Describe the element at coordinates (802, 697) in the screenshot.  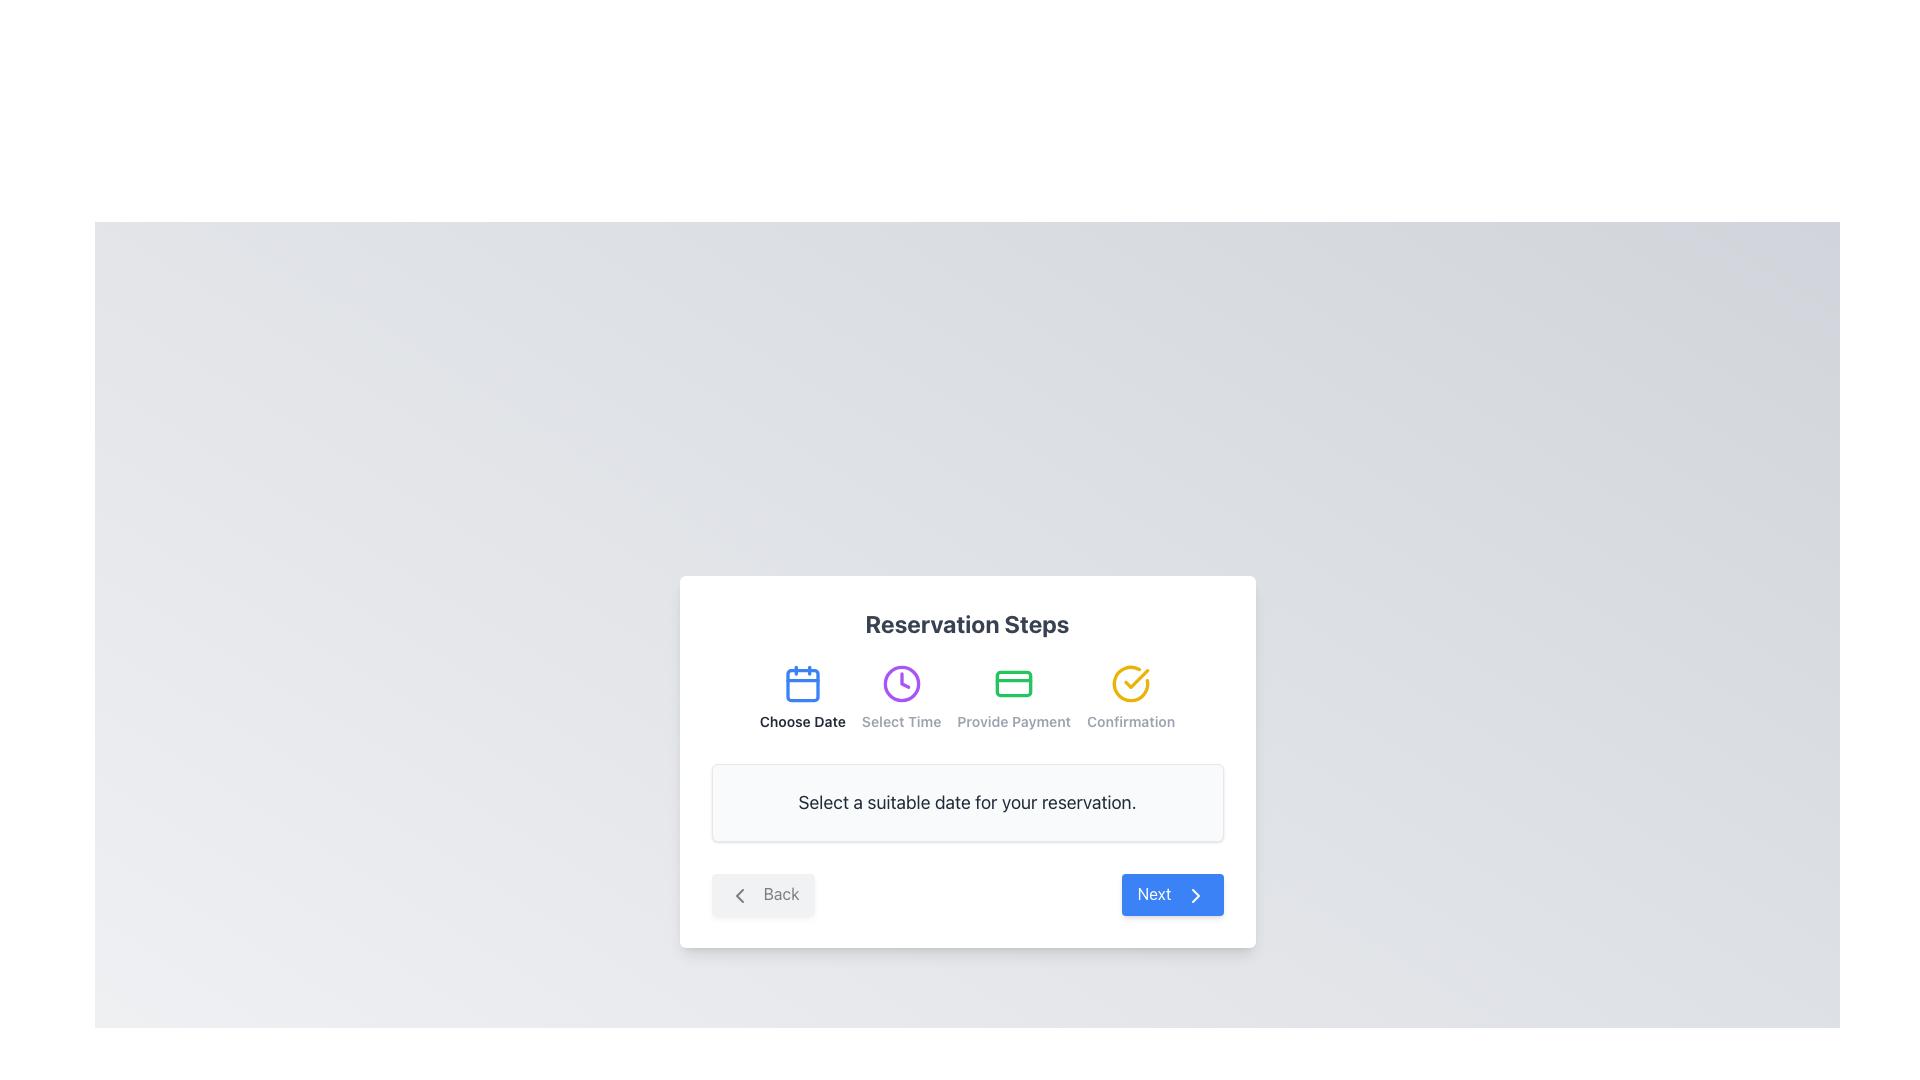
I see `the 'Choose Date' label with a calendar icon, which is the first element in the 'Reservation Steps' section, located in the middle-left area of the step navigation row` at that location.